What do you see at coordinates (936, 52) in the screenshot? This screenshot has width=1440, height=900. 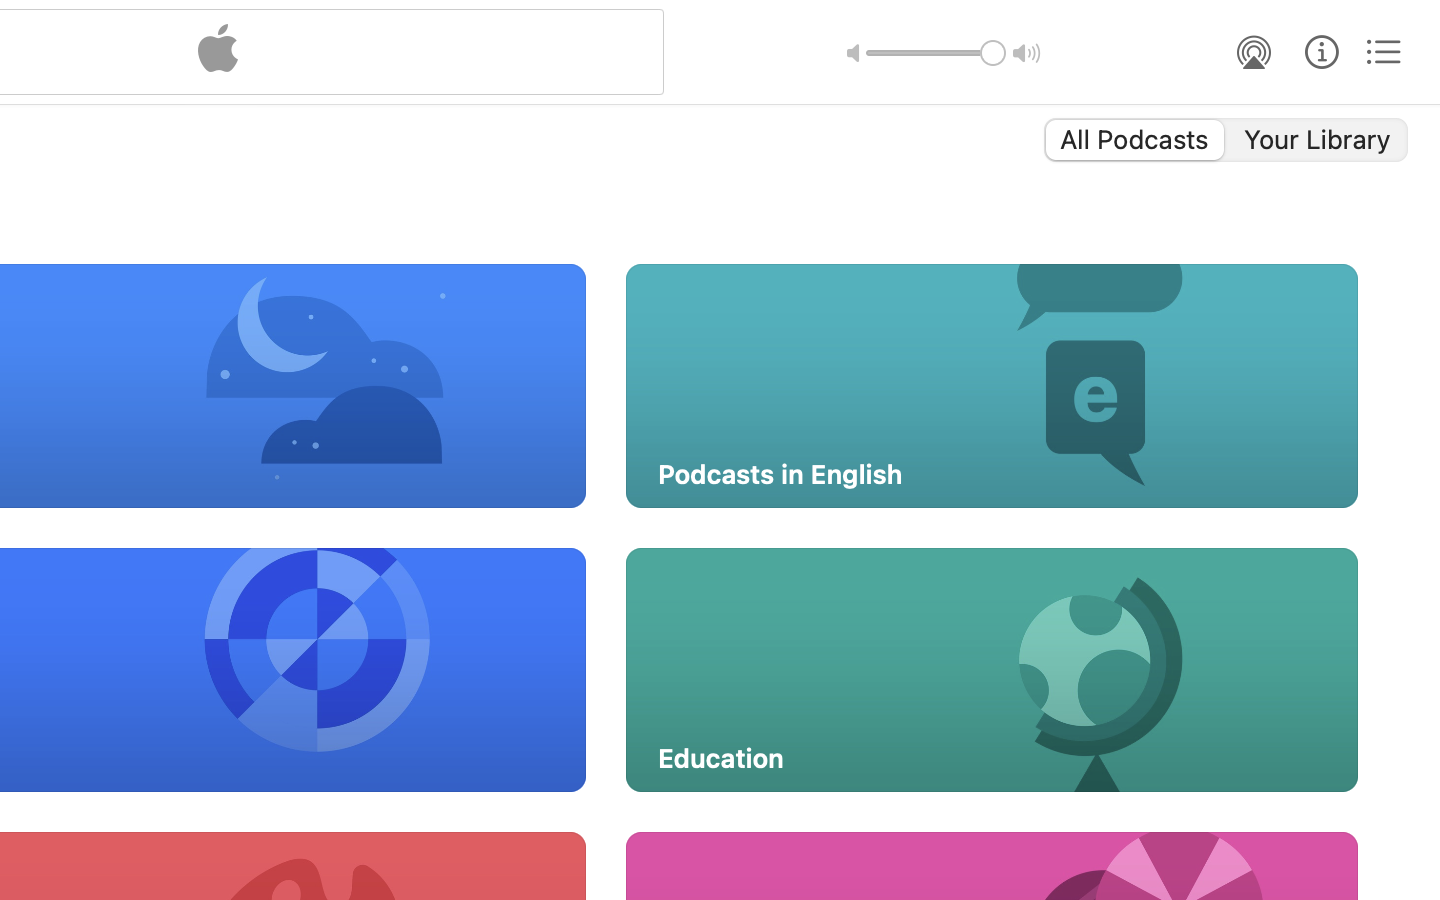 I see `'1.0'` at bounding box center [936, 52].